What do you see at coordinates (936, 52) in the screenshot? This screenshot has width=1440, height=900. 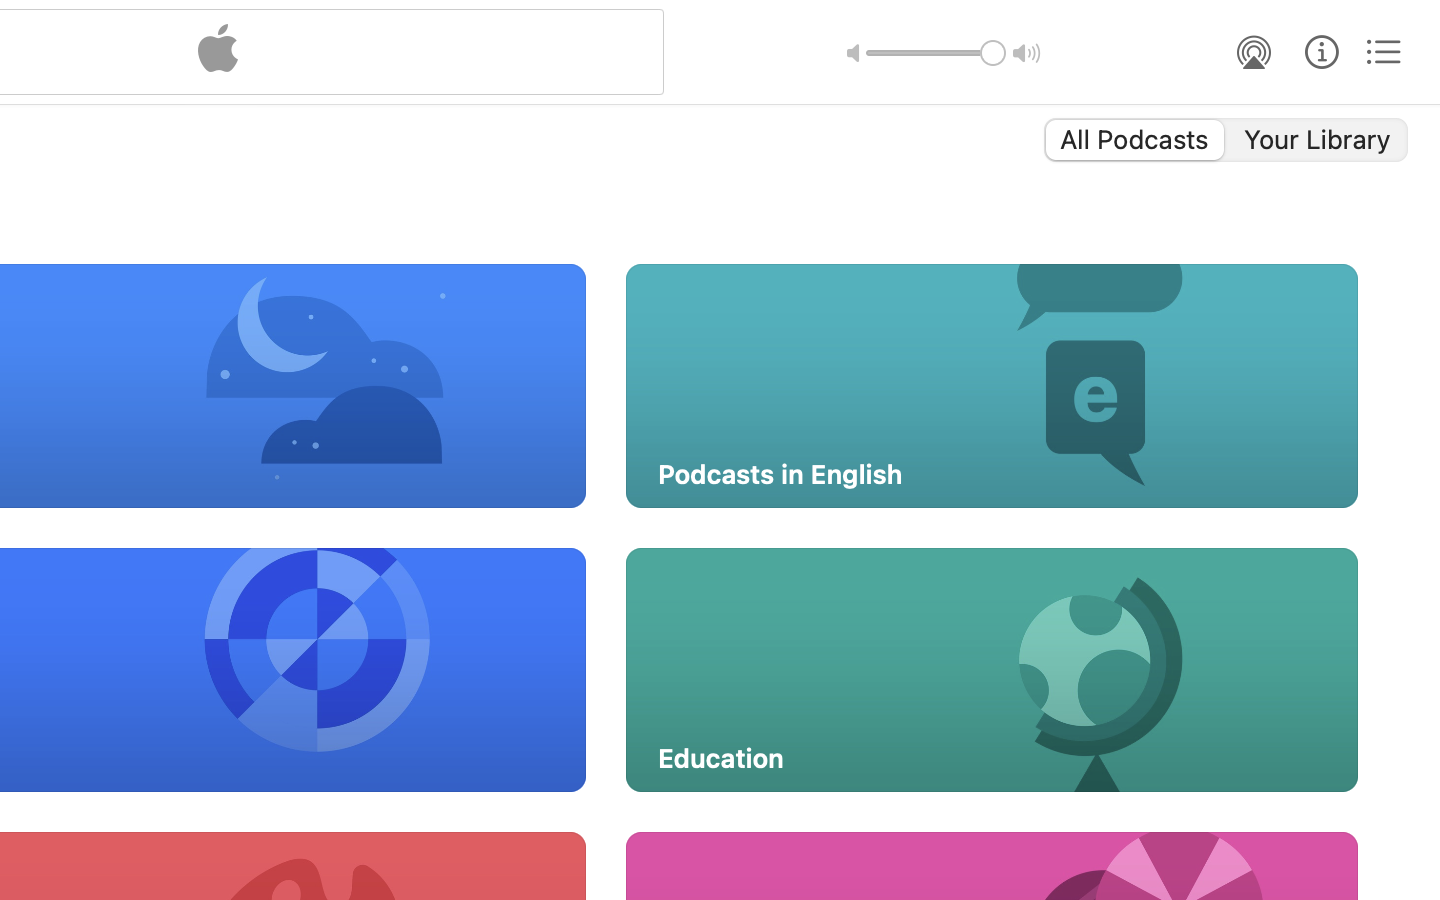 I see `'1.0'` at bounding box center [936, 52].